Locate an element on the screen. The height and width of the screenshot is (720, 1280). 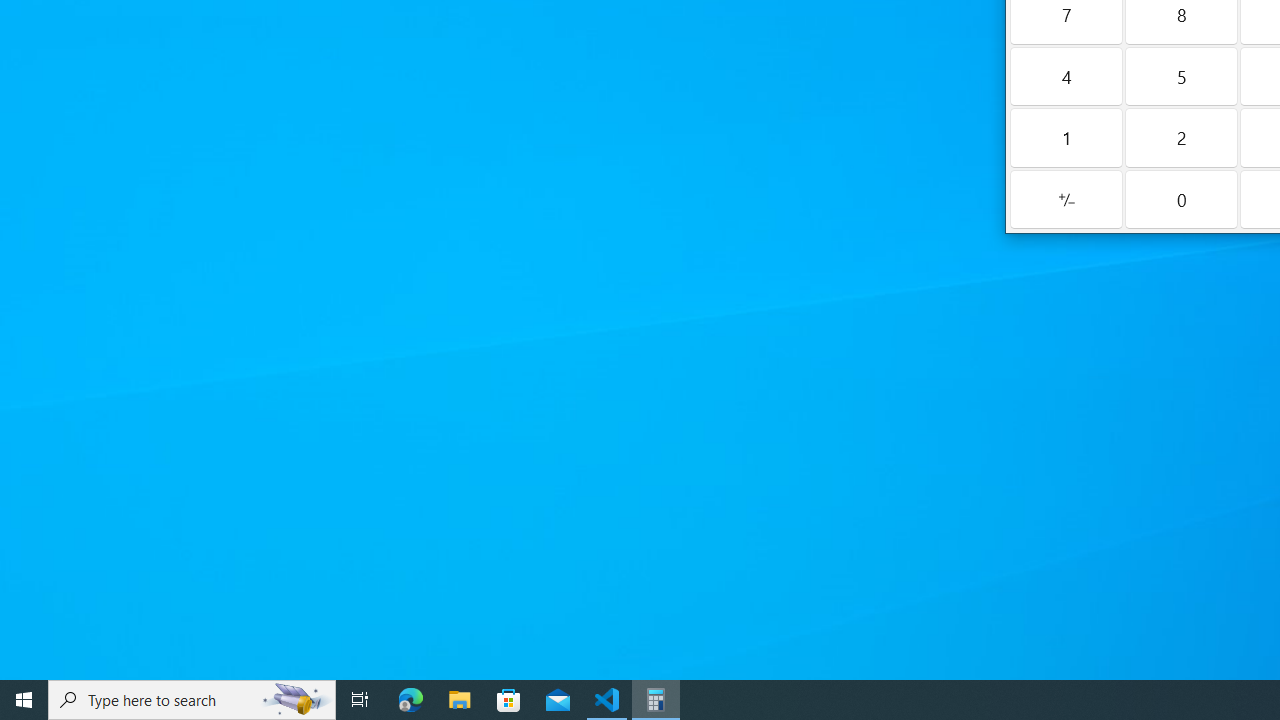
'Visual Studio Code - 1 running window' is located at coordinates (606, 698).